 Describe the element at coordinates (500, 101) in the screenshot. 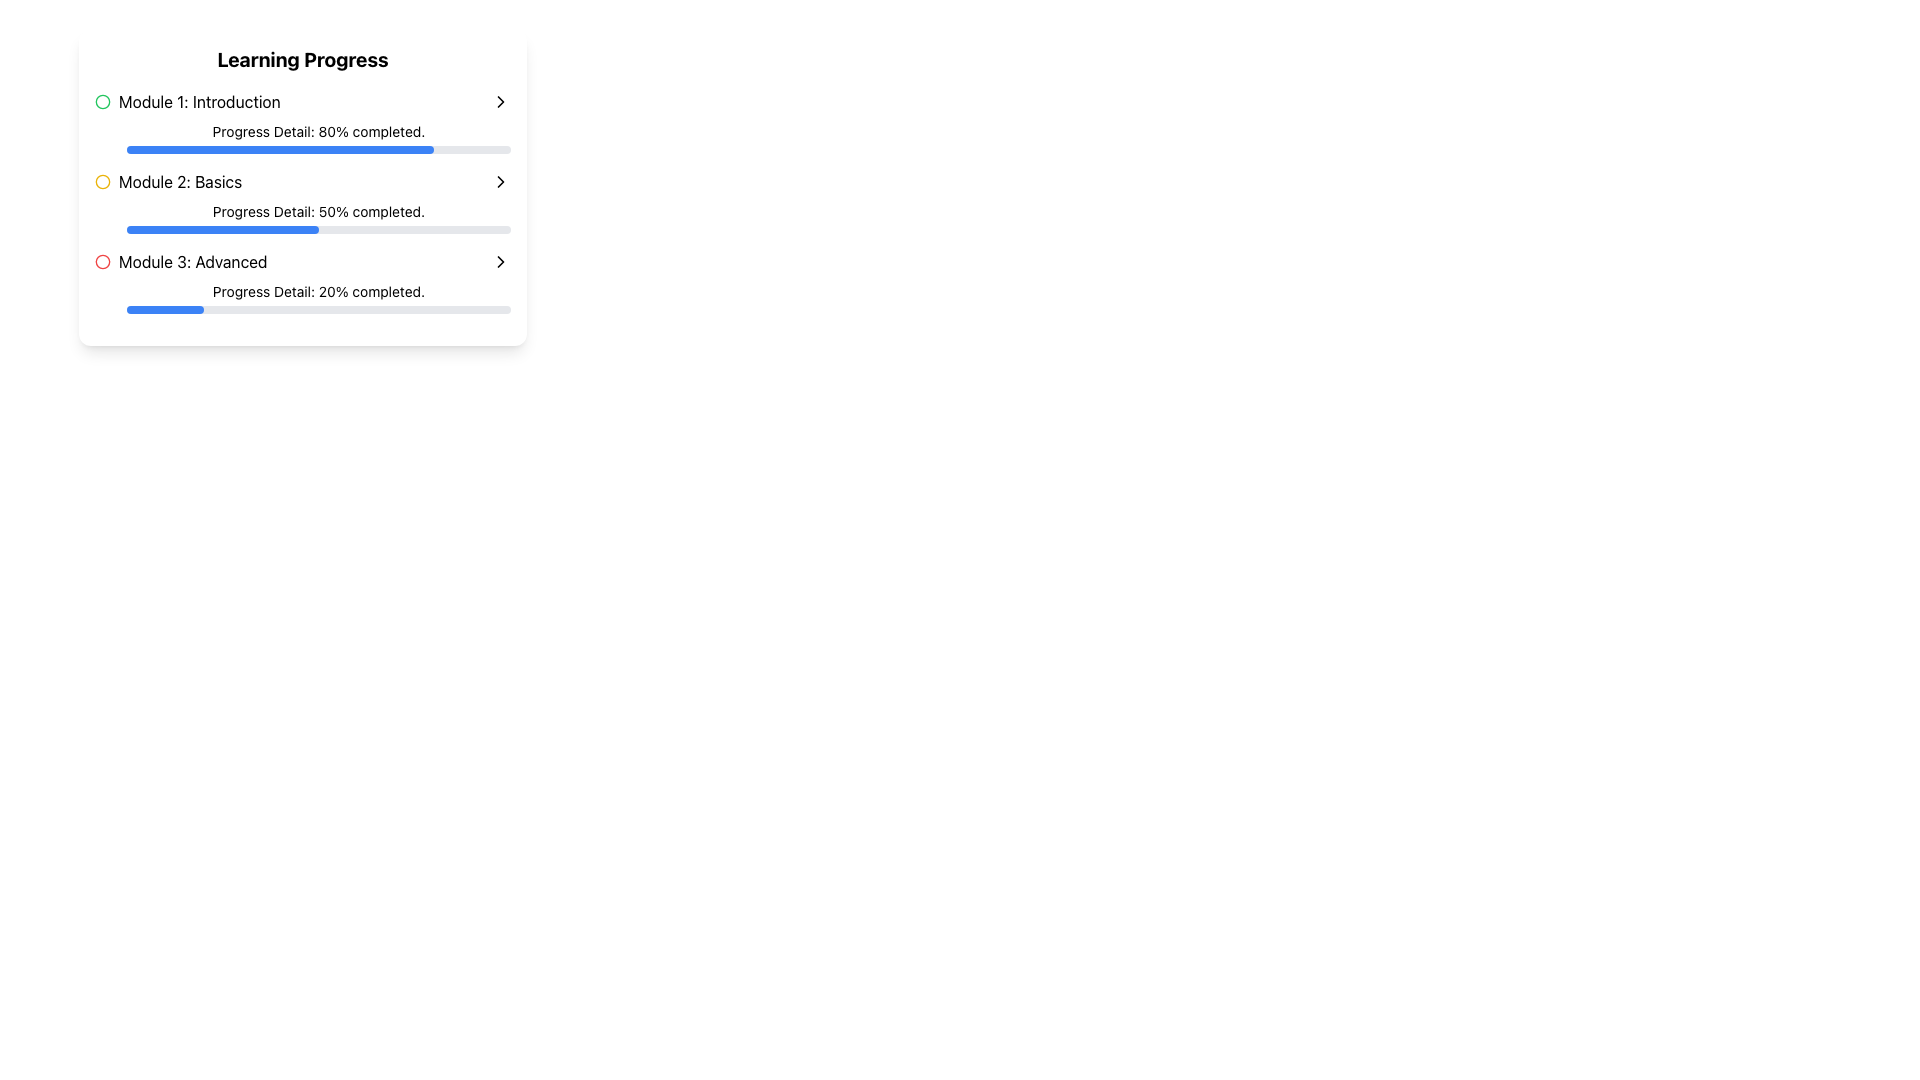

I see `the chevron icon for navigation located at the far right of 'Module 1: Introduction'` at that location.